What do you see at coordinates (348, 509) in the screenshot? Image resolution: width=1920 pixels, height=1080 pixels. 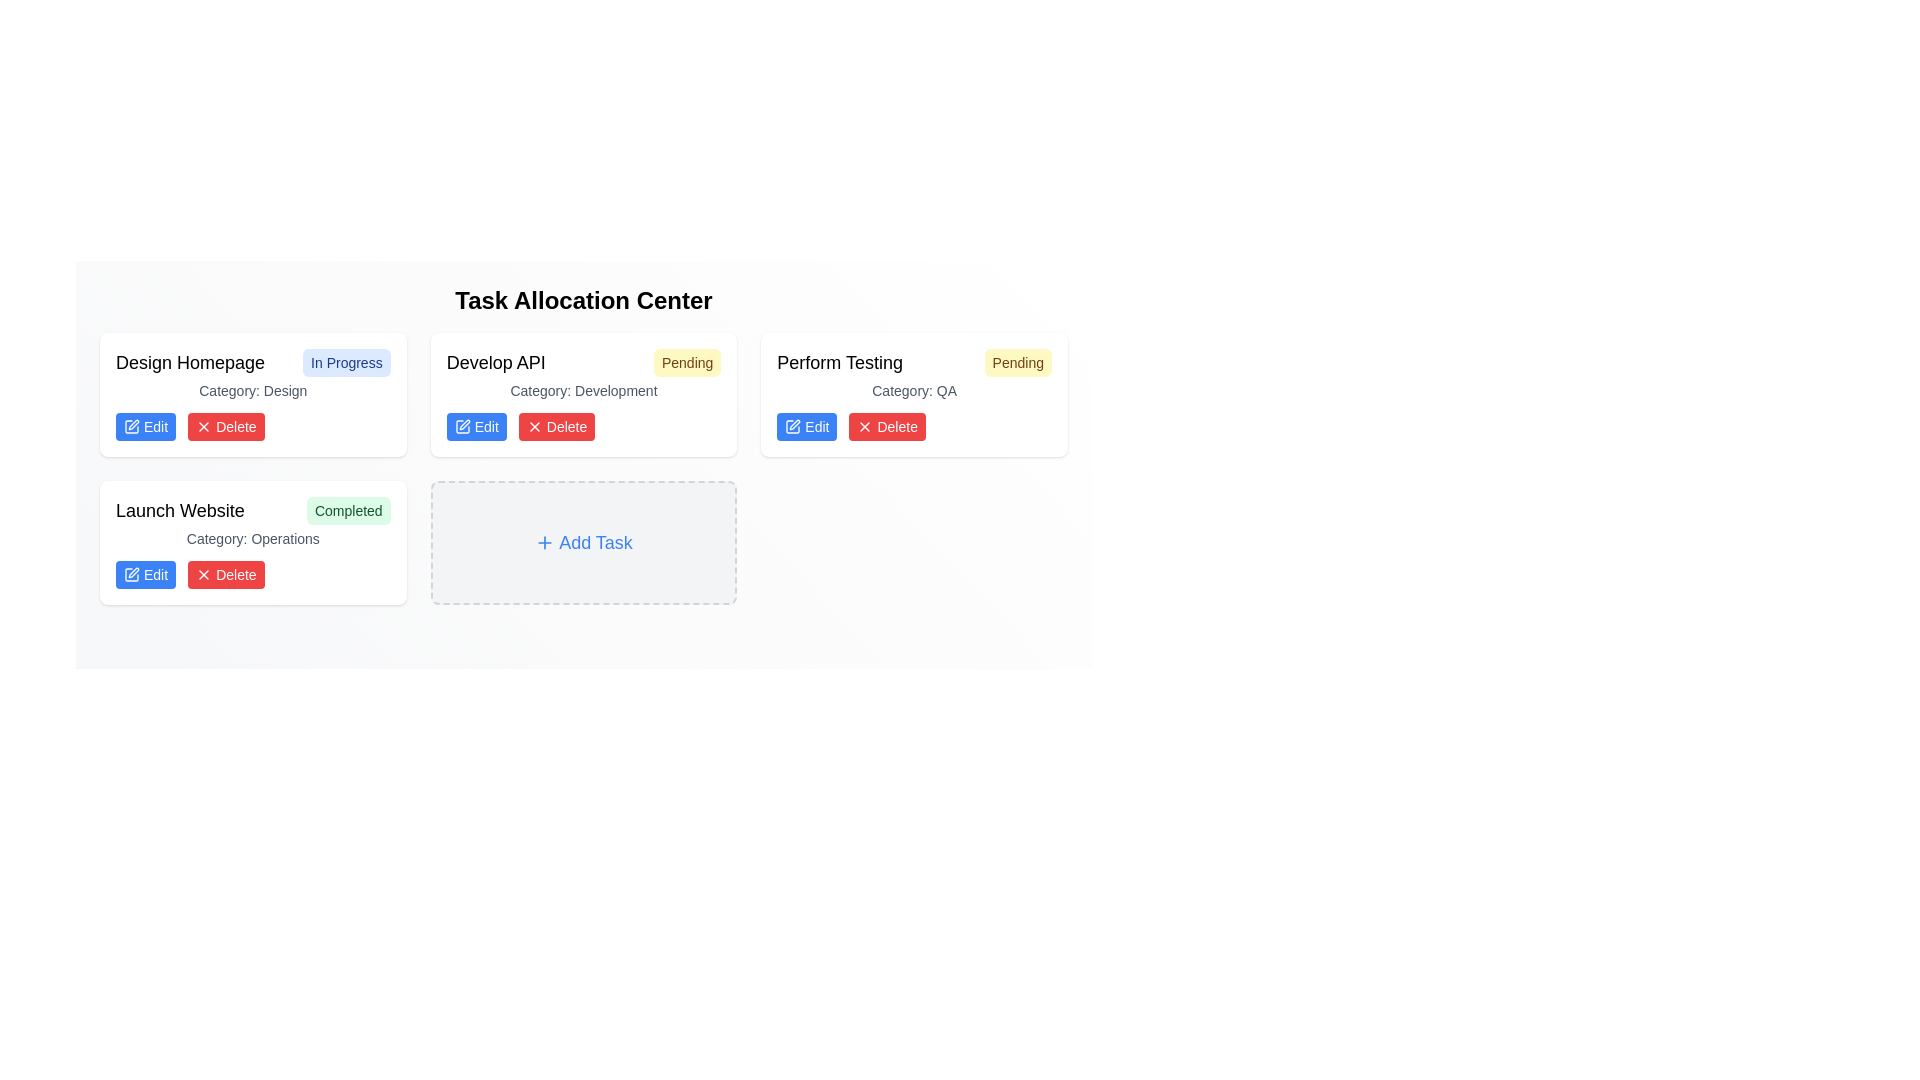 I see `the Status label indicating the completion status of the associated task, which is positioned to the right side of the 'Launch Website' task title within the task card` at bounding box center [348, 509].